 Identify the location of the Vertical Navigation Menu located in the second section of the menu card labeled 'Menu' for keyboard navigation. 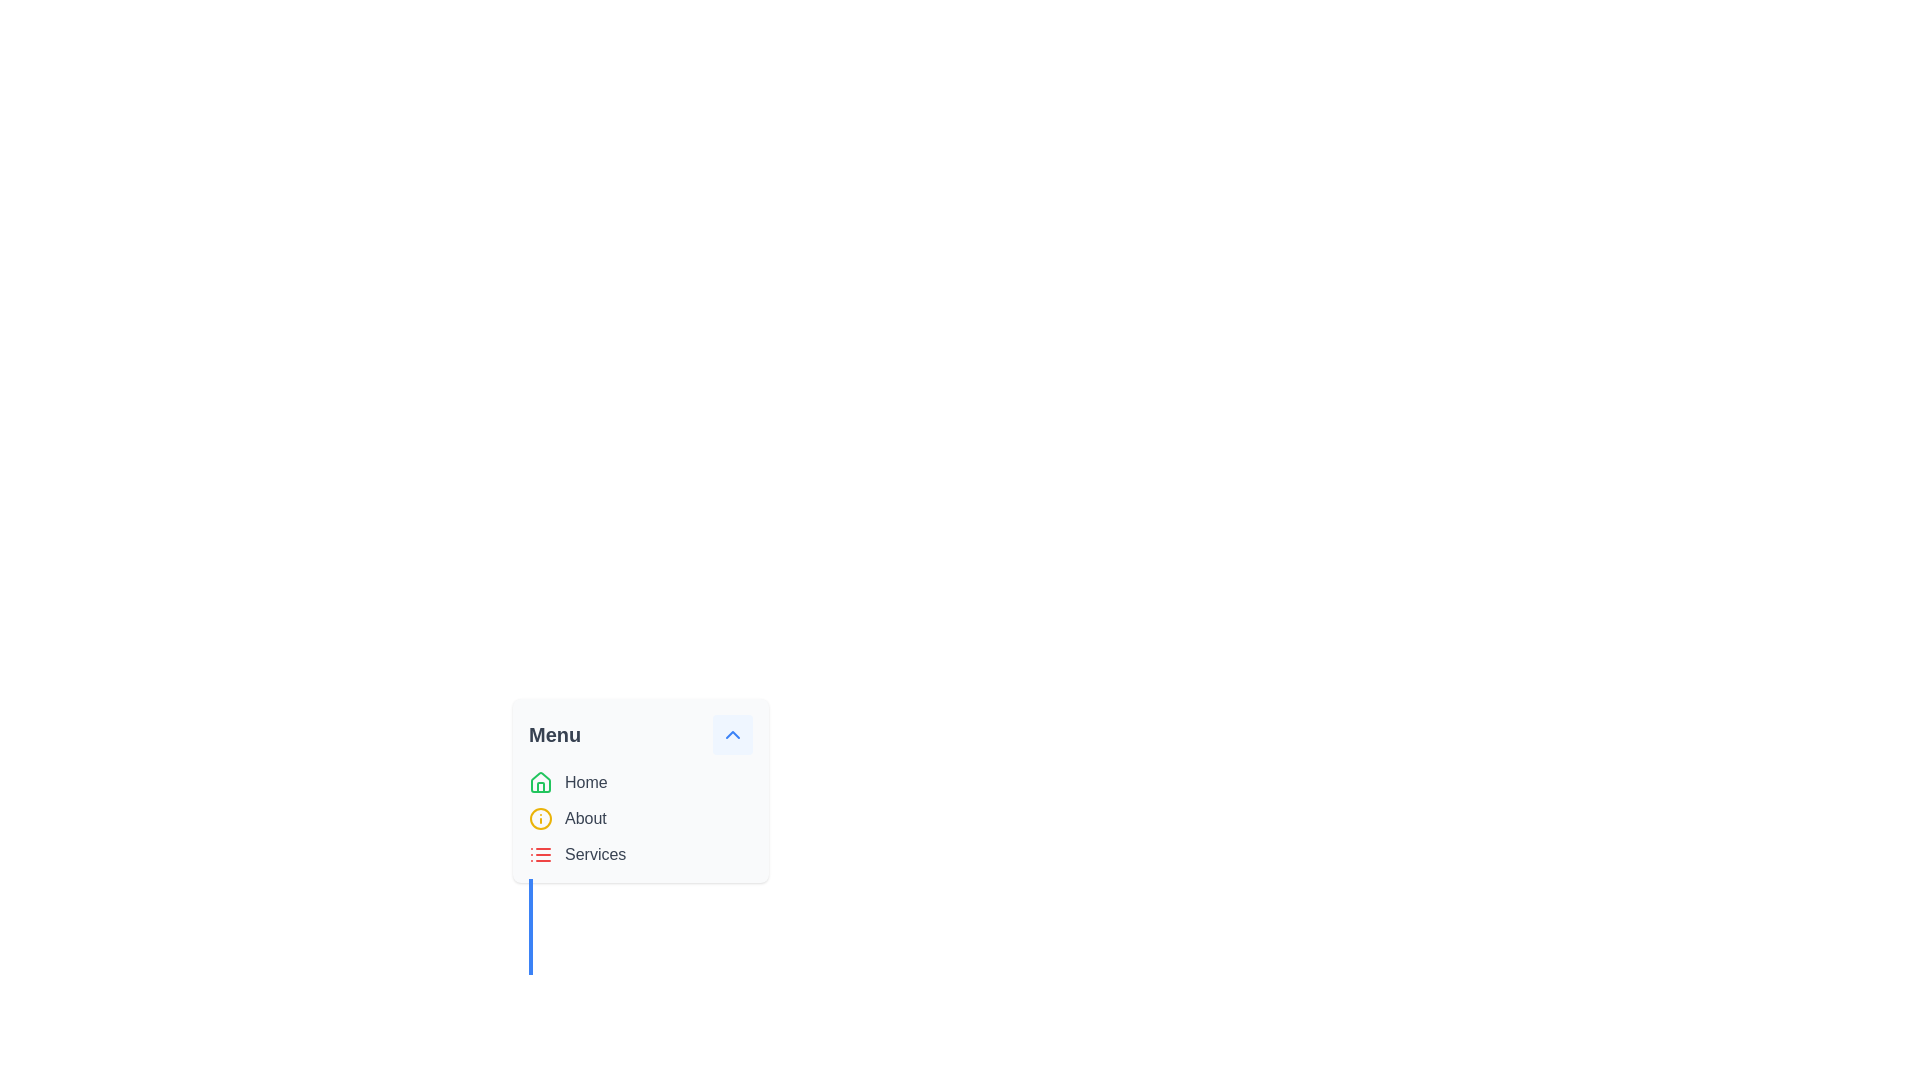
(641, 818).